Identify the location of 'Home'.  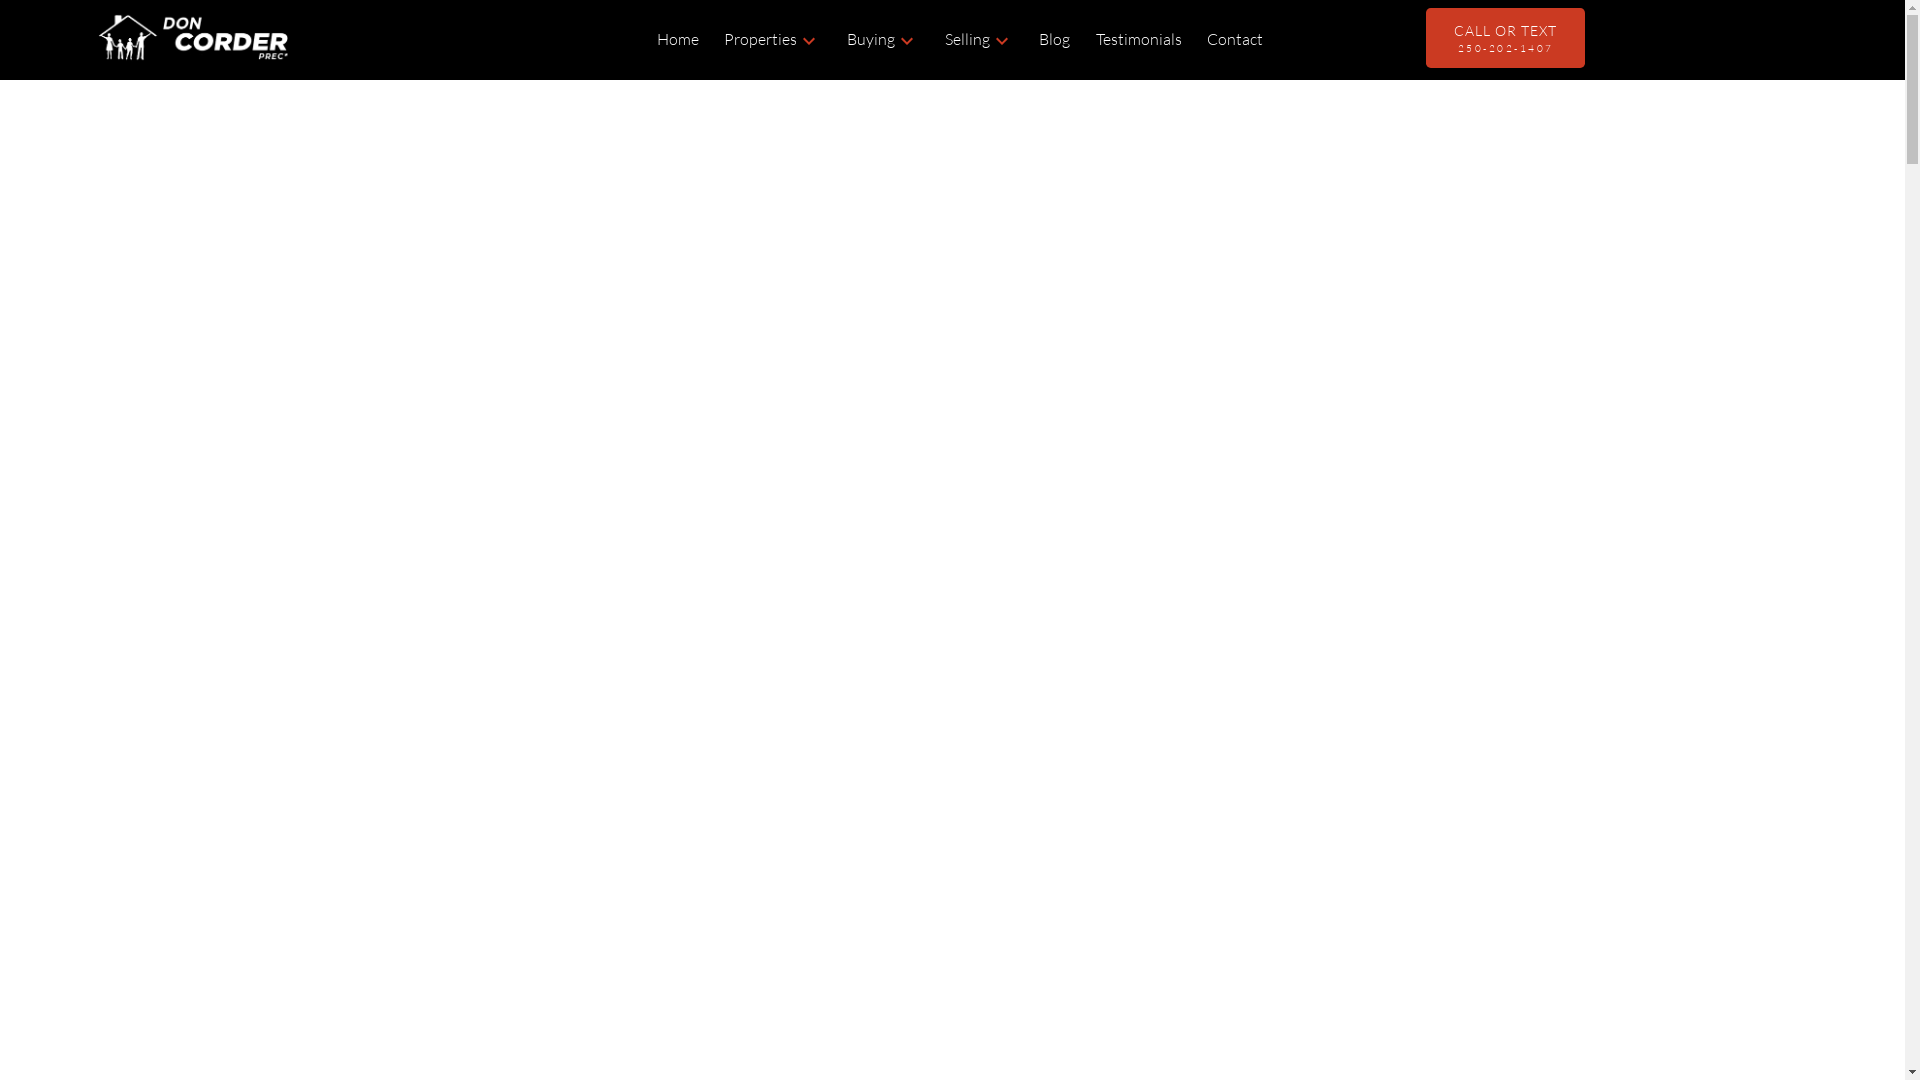
(677, 39).